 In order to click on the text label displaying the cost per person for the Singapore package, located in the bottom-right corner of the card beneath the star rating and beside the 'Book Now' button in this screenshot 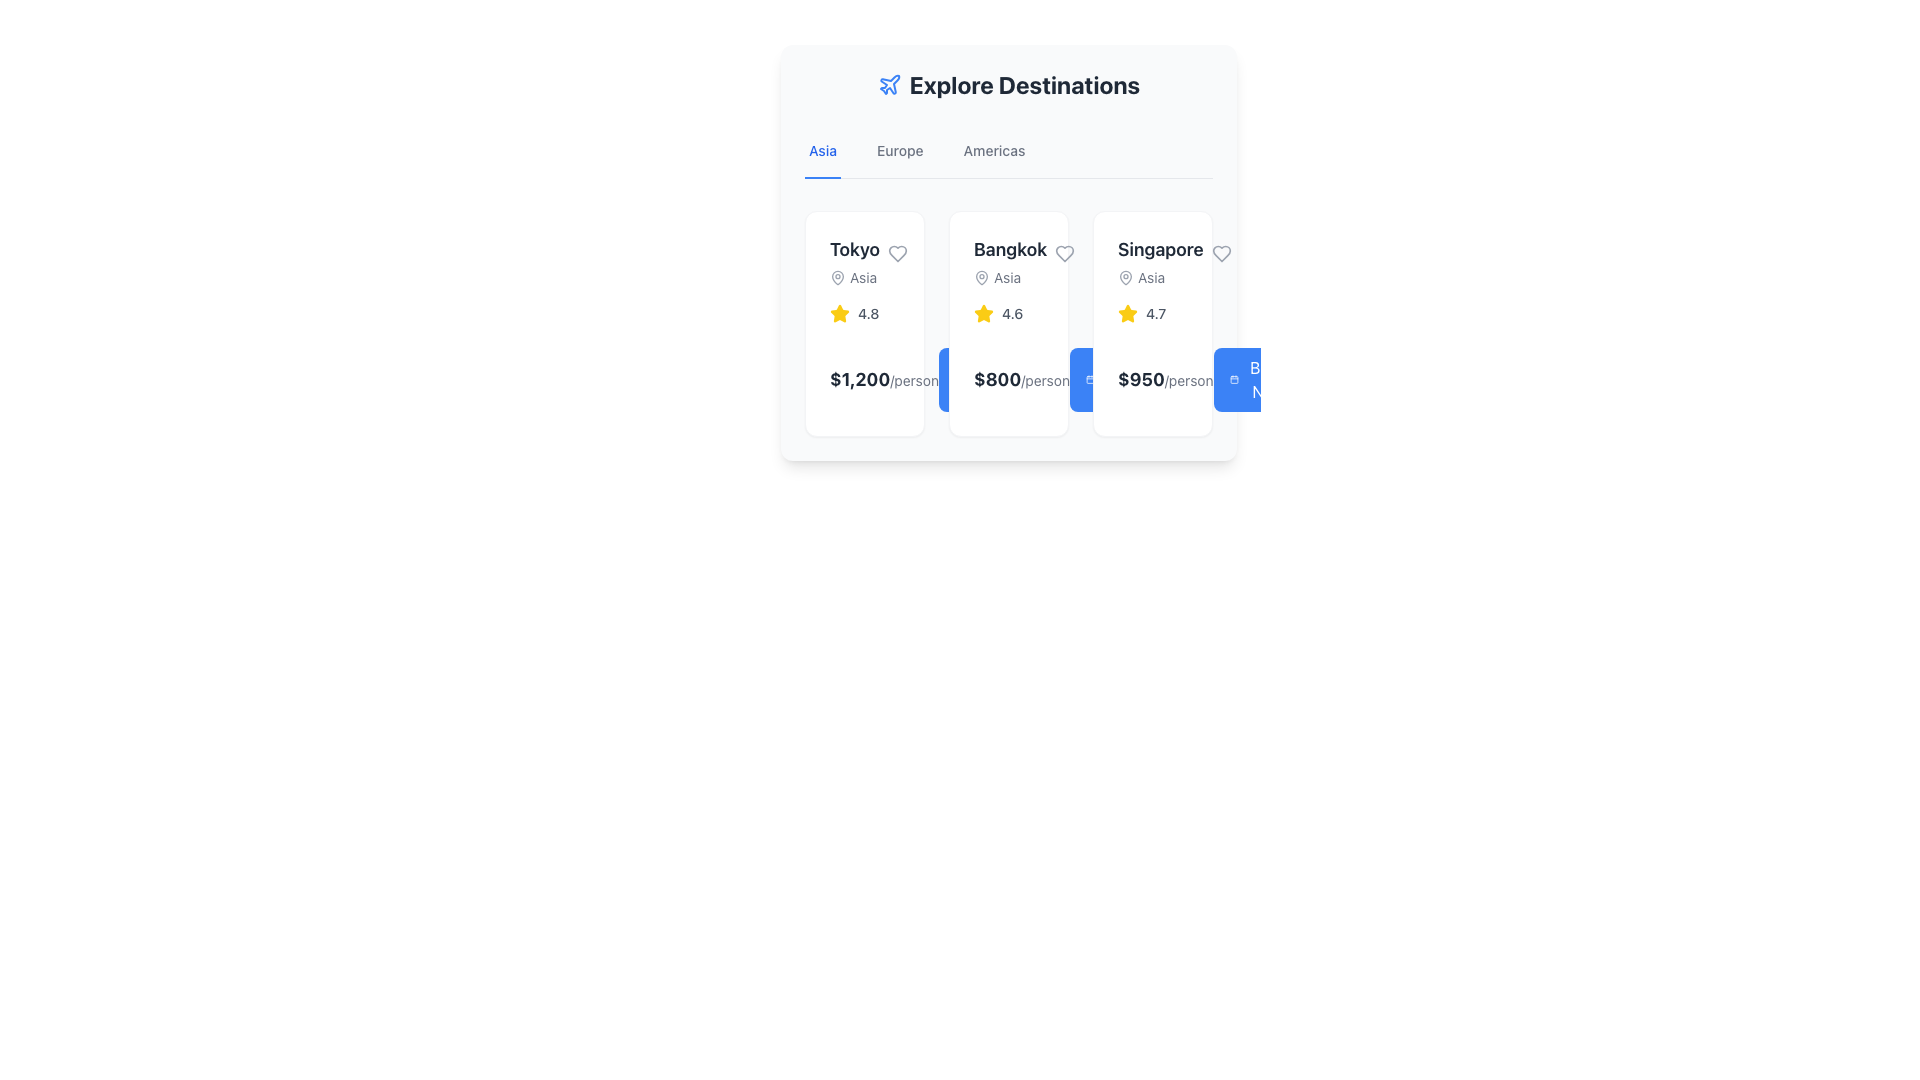, I will do `click(1165, 380)`.